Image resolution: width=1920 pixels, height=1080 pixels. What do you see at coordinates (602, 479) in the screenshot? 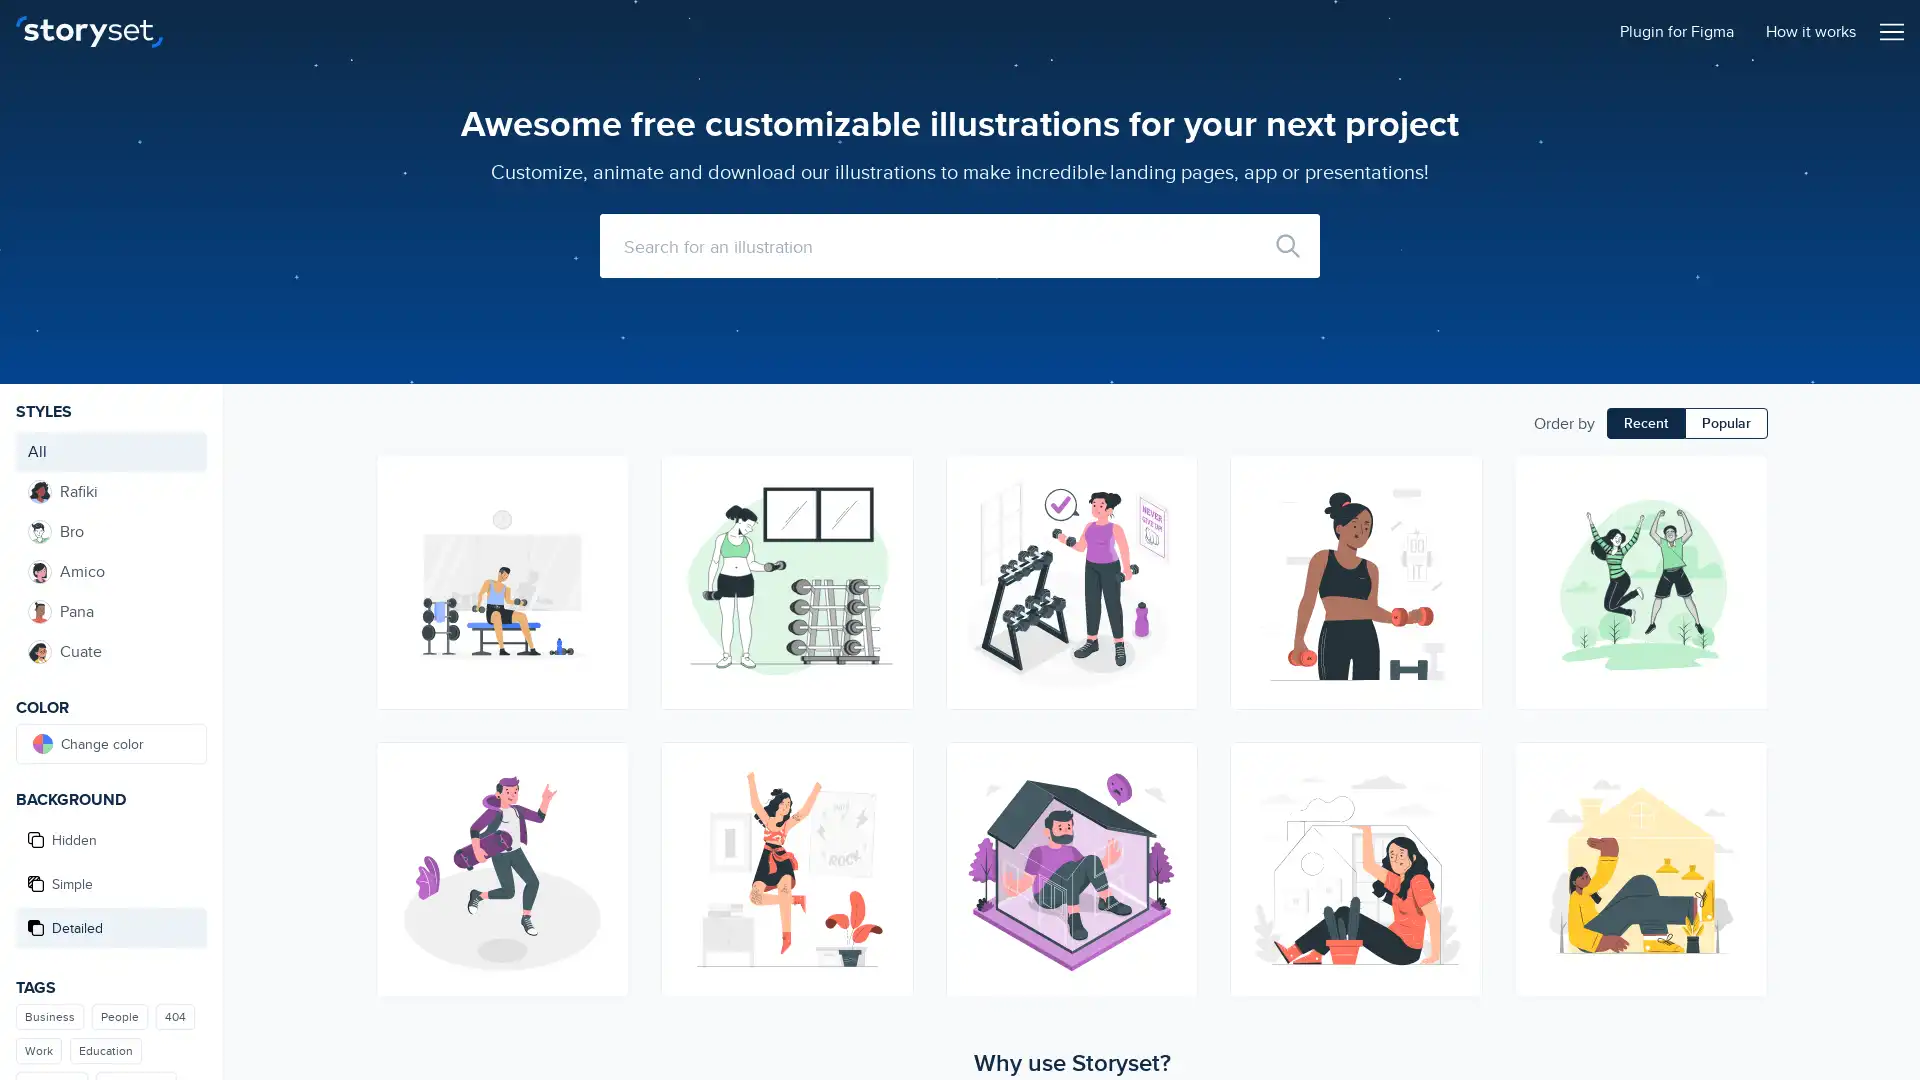
I see `wand icon Animate` at bounding box center [602, 479].